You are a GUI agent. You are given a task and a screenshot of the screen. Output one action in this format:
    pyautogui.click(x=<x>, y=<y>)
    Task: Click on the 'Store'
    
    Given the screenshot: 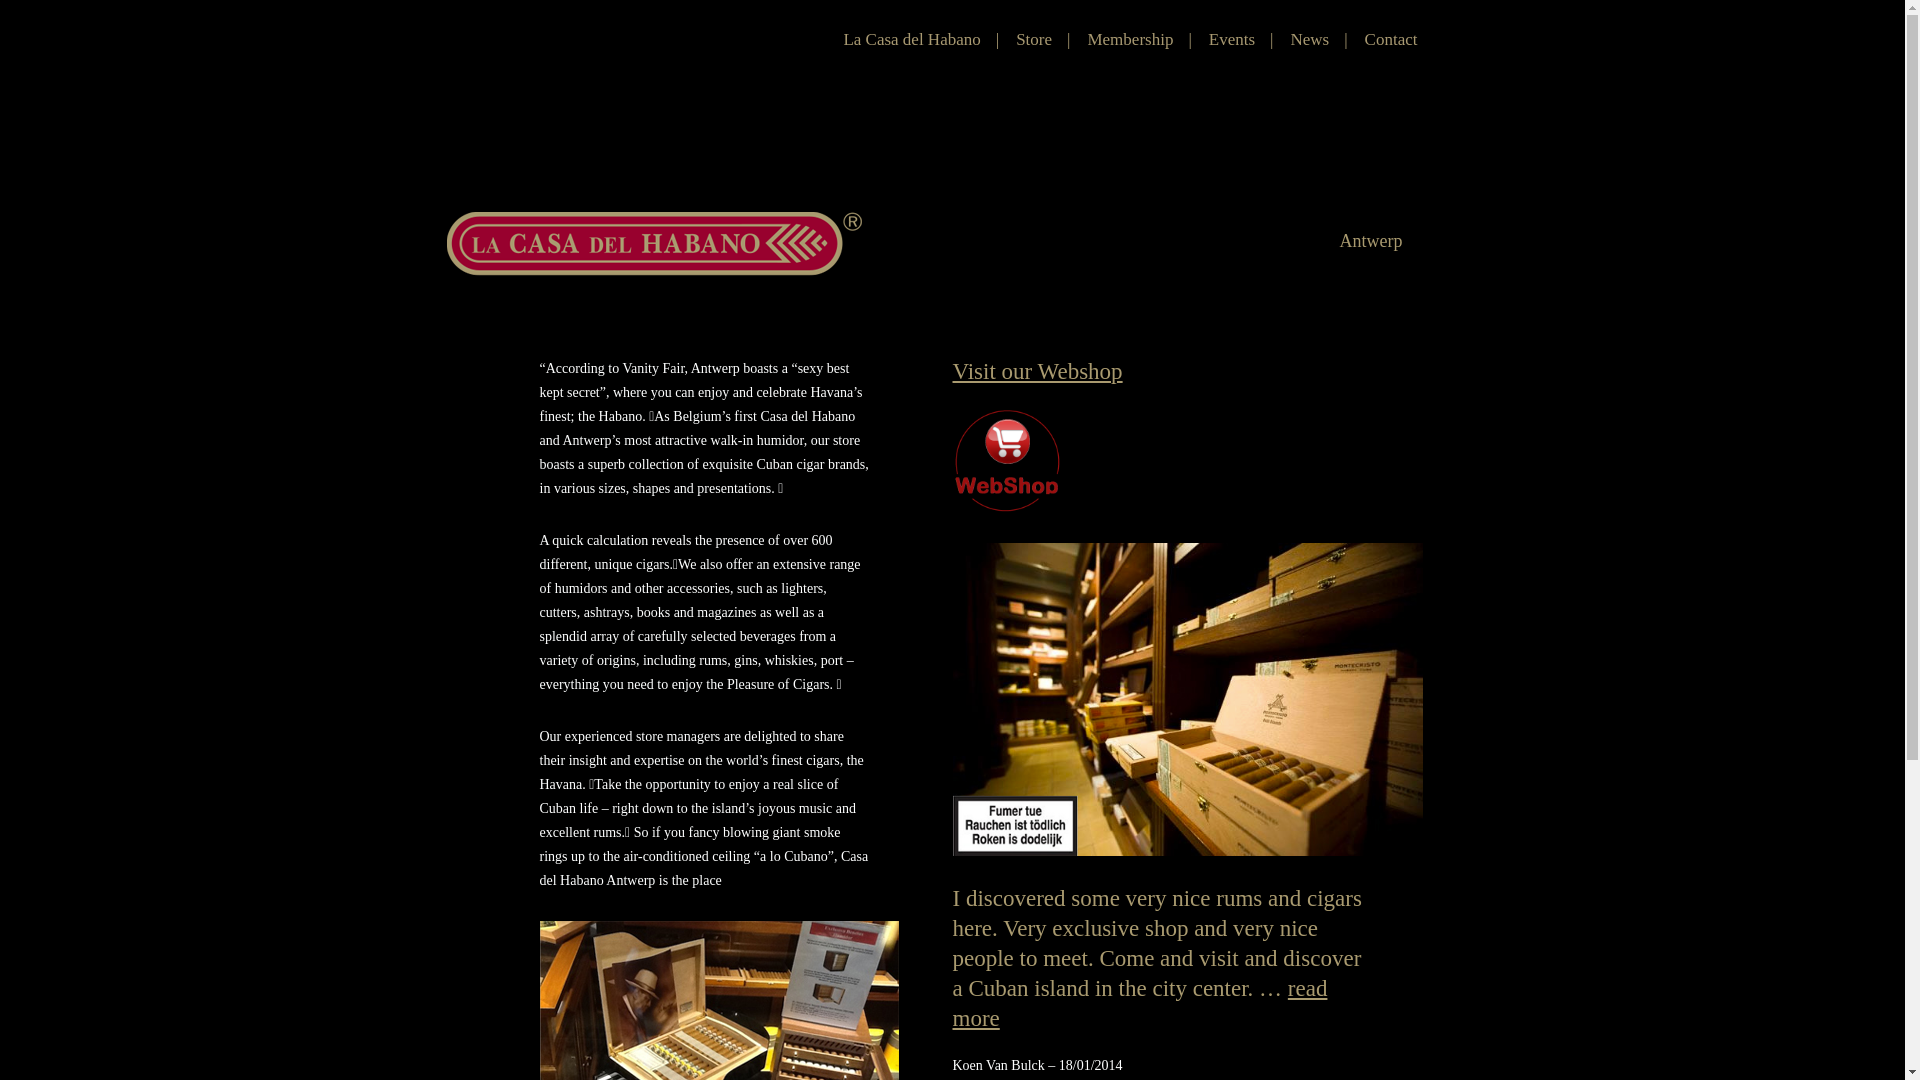 What is the action you would take?
    pyautogui.click(x=1033, y=39)
    